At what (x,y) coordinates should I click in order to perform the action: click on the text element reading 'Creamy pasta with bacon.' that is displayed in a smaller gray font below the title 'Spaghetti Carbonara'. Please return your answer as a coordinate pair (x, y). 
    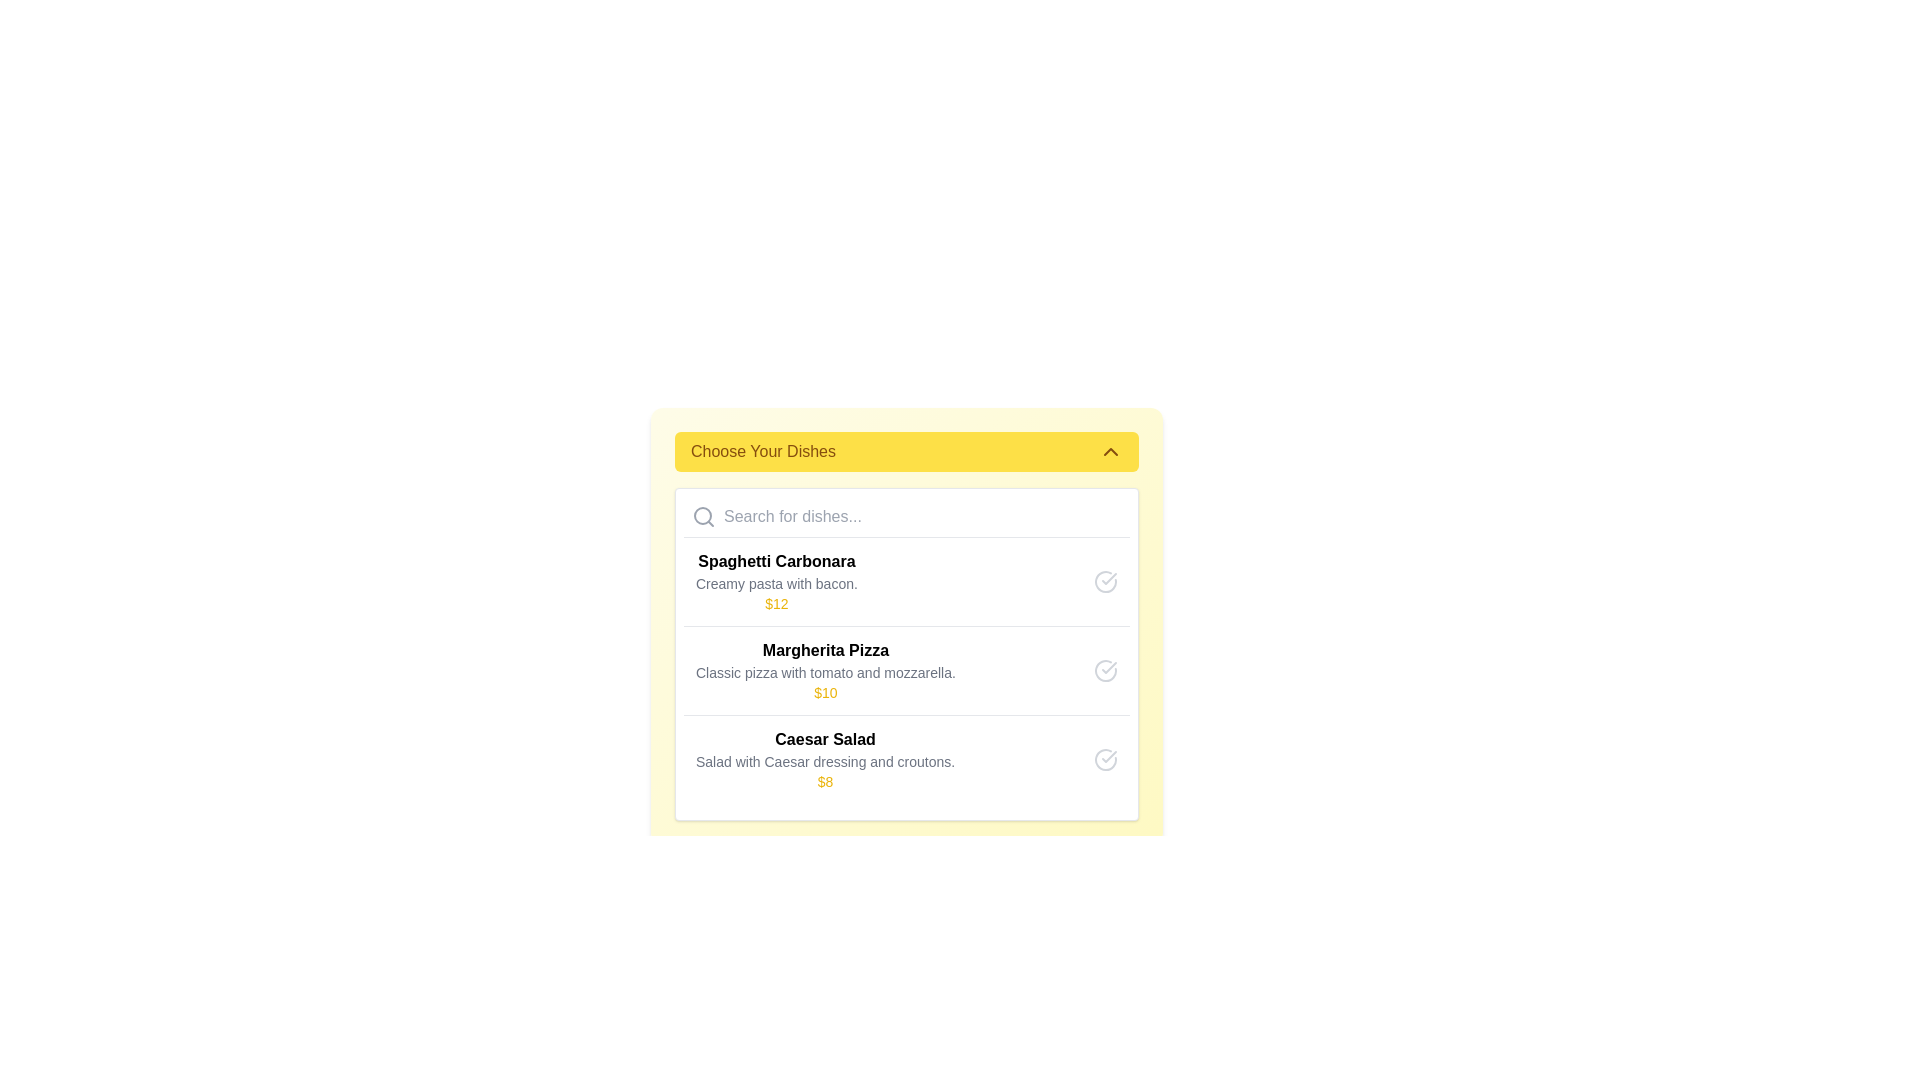
    Looking at the image, I should click on (776, 583).